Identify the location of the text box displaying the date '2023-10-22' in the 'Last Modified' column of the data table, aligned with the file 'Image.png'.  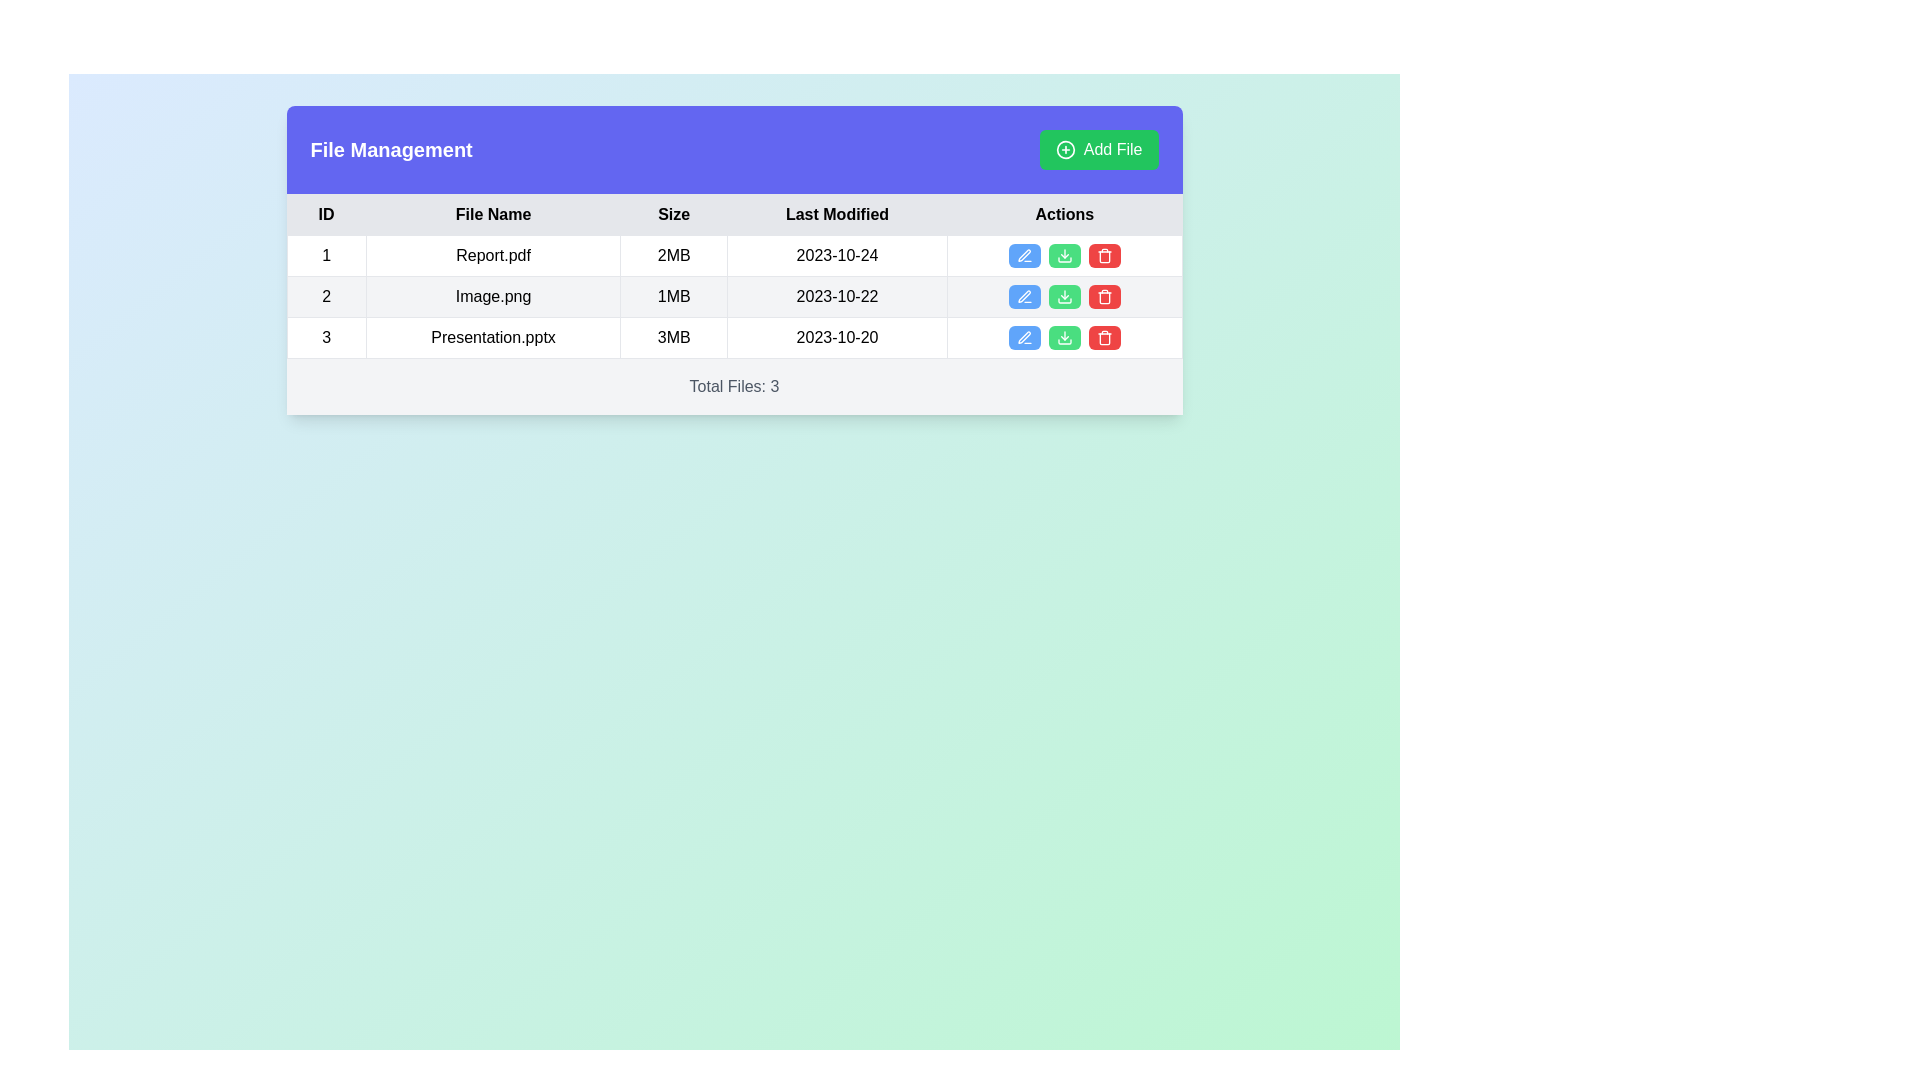
(837, 297).